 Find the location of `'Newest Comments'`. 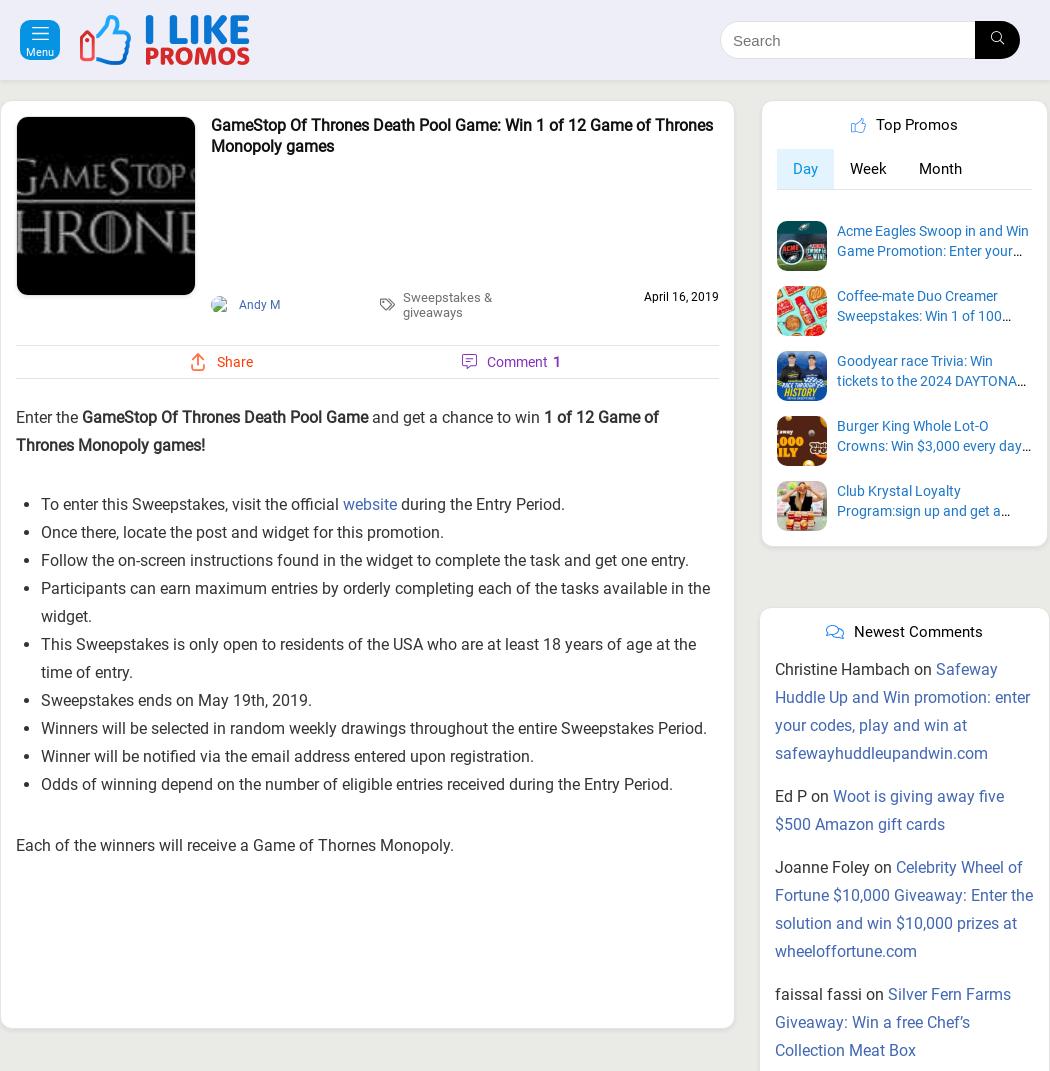

'Newest Comments' is located at coordinates (918, 521).